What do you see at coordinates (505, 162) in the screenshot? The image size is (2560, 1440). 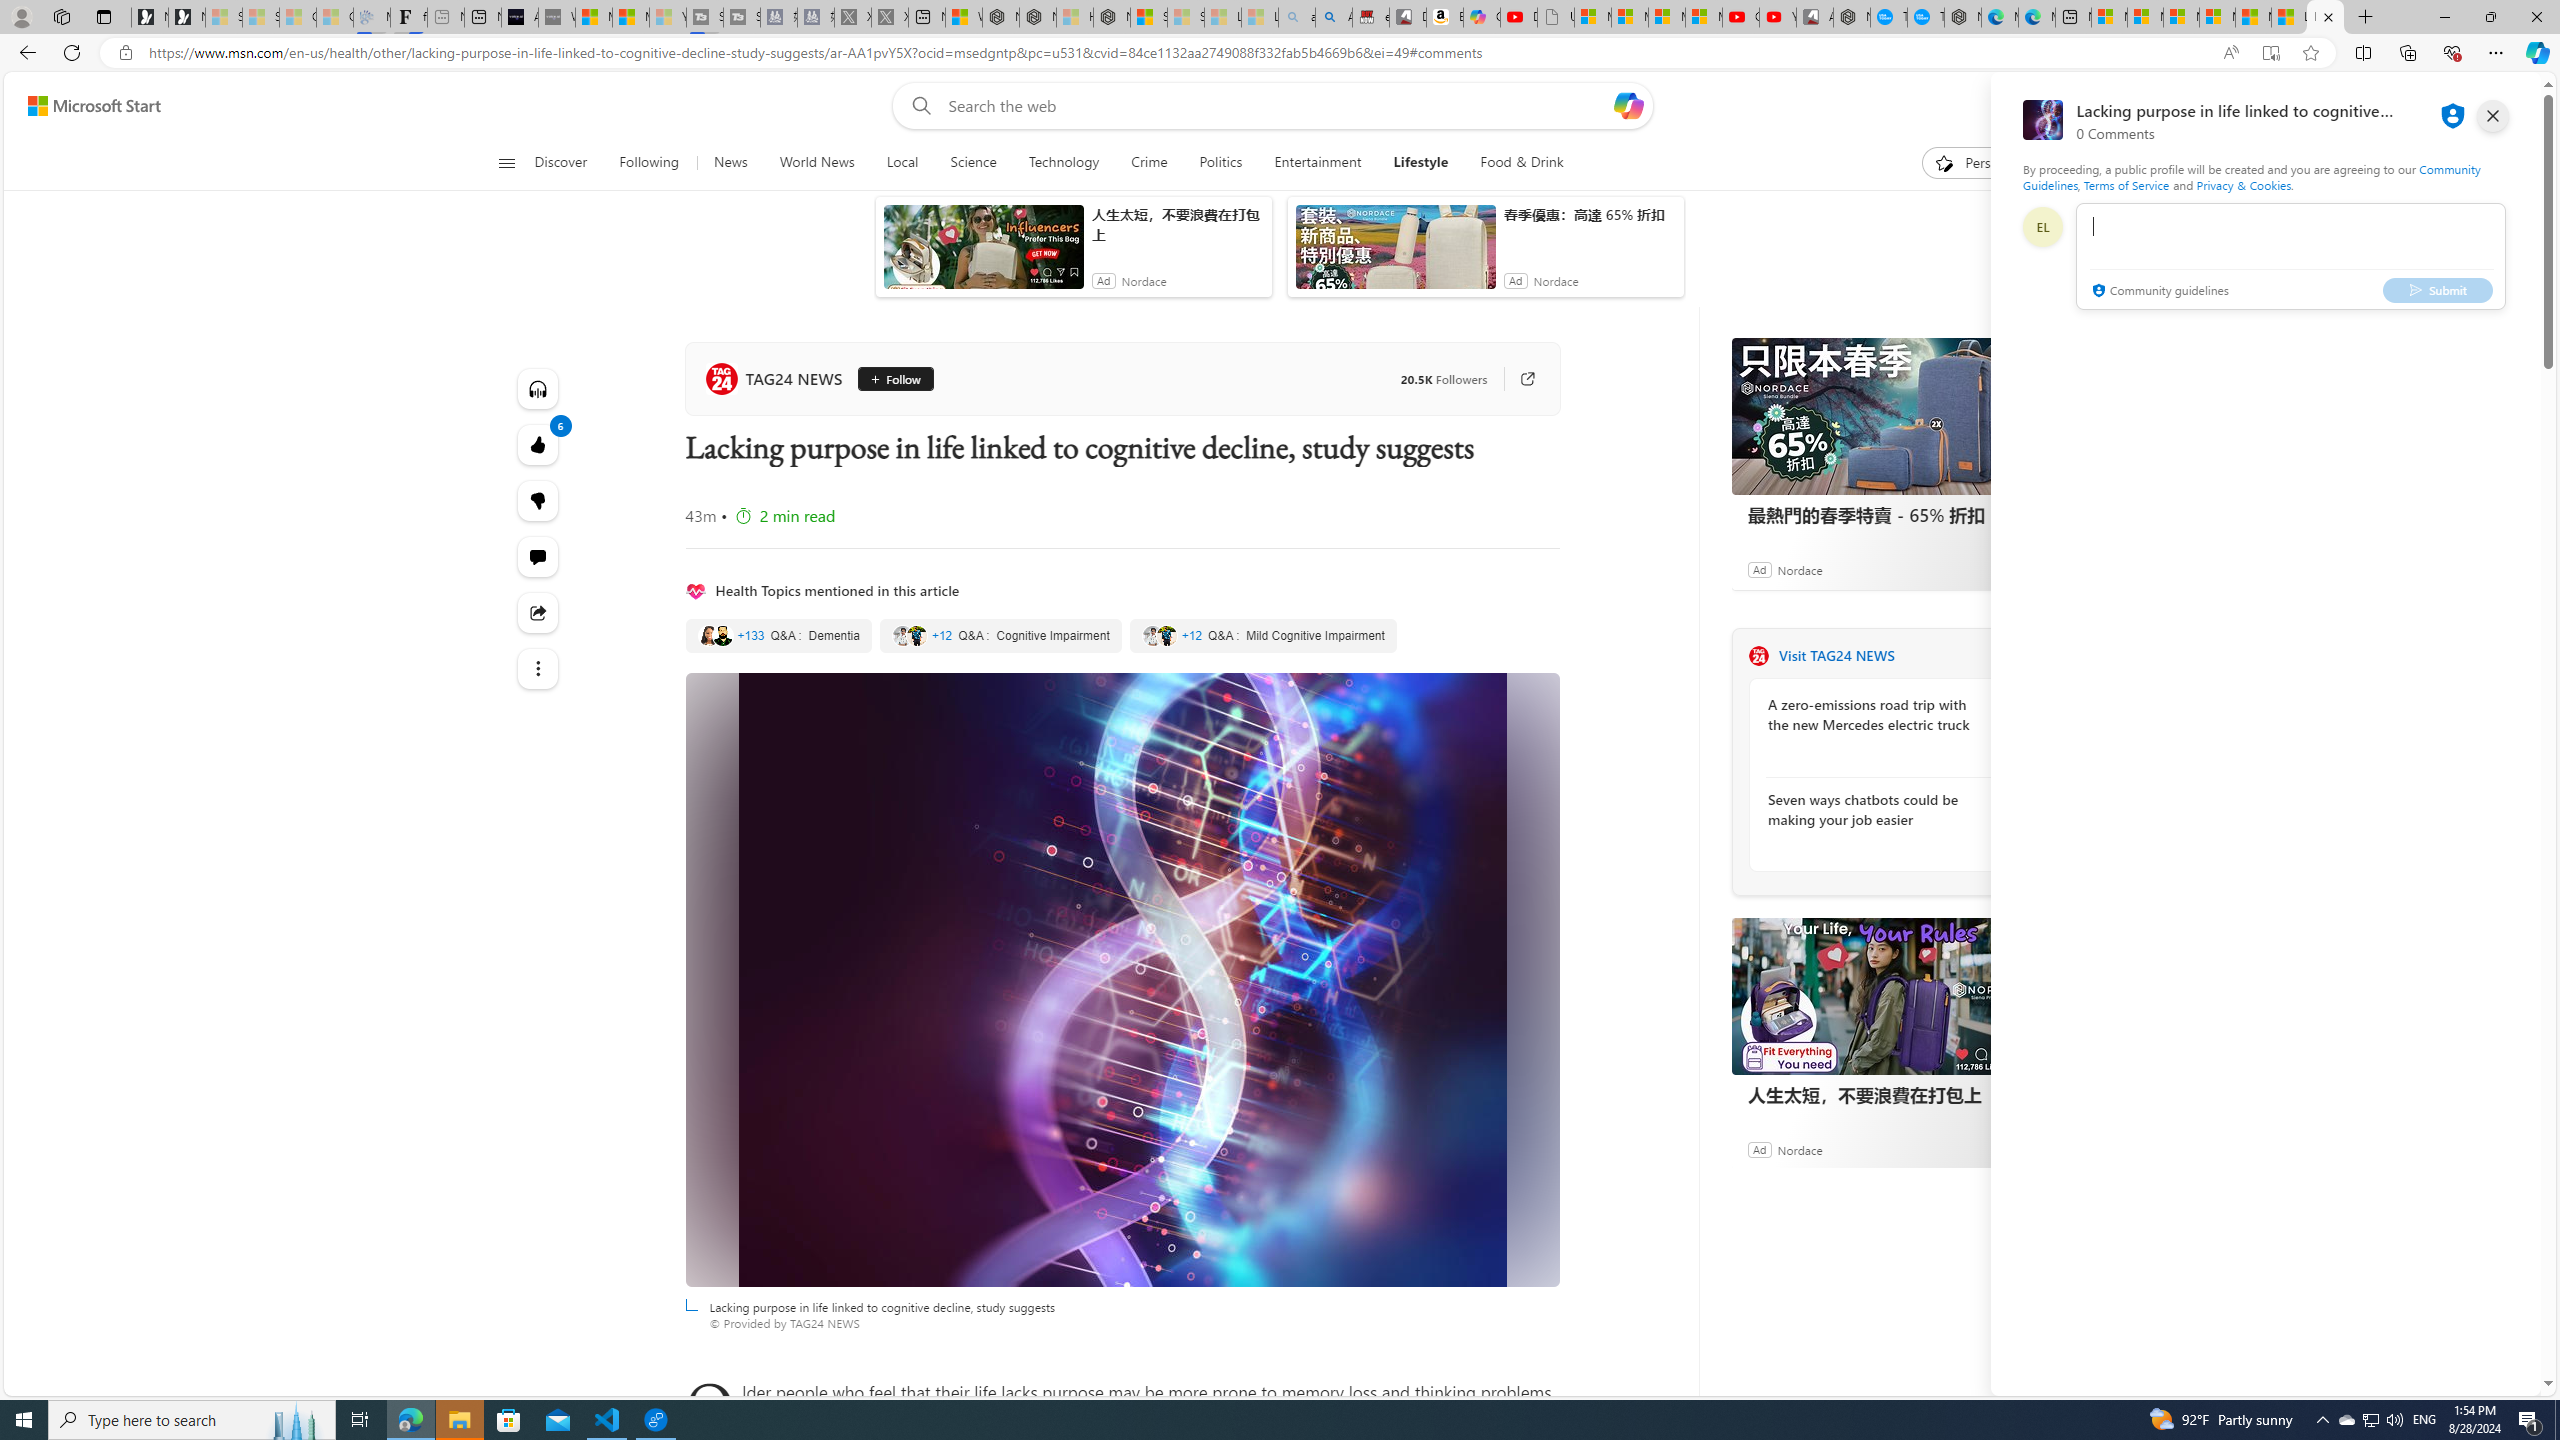 I see `'Class: button-glyph'` at bounding box center [505, 162].